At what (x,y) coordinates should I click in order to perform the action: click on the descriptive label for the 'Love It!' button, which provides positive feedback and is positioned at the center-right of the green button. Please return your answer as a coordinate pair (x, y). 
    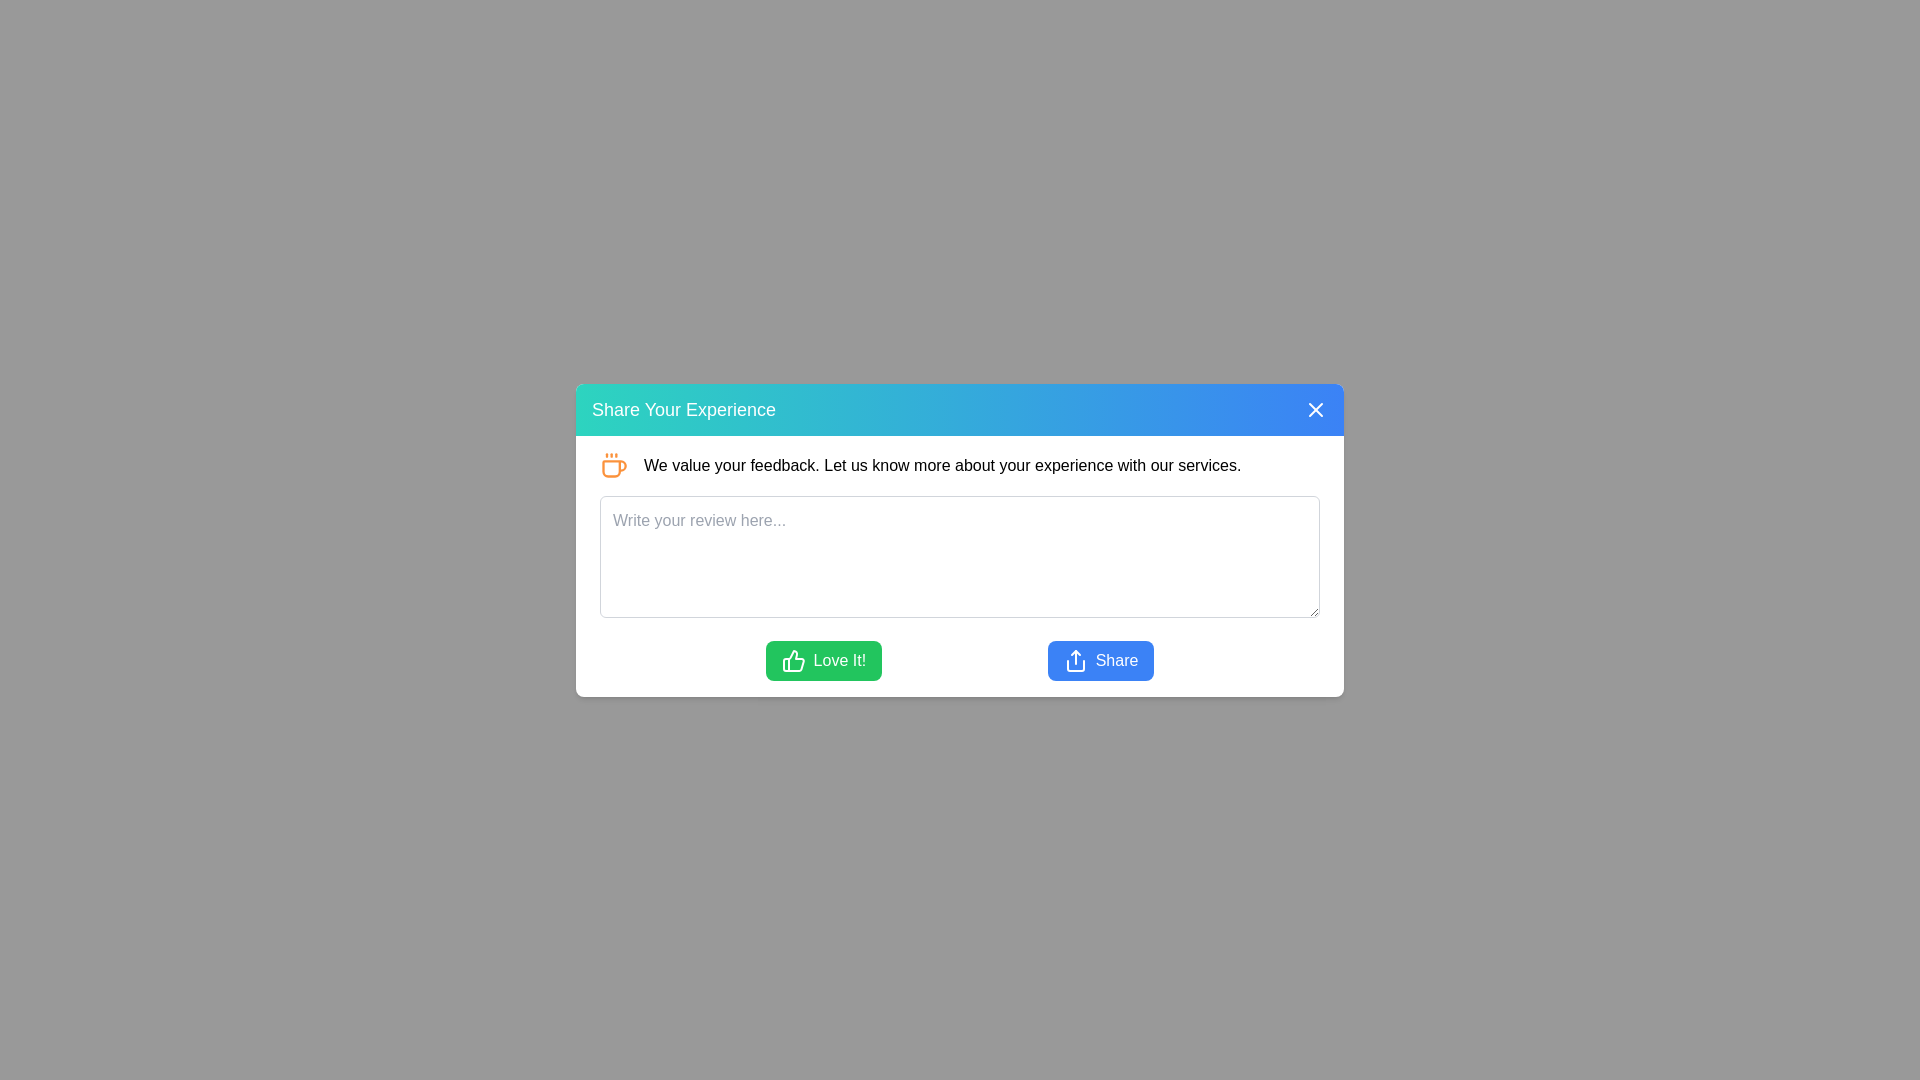
    Looking at the image, I should click on (839, 660).